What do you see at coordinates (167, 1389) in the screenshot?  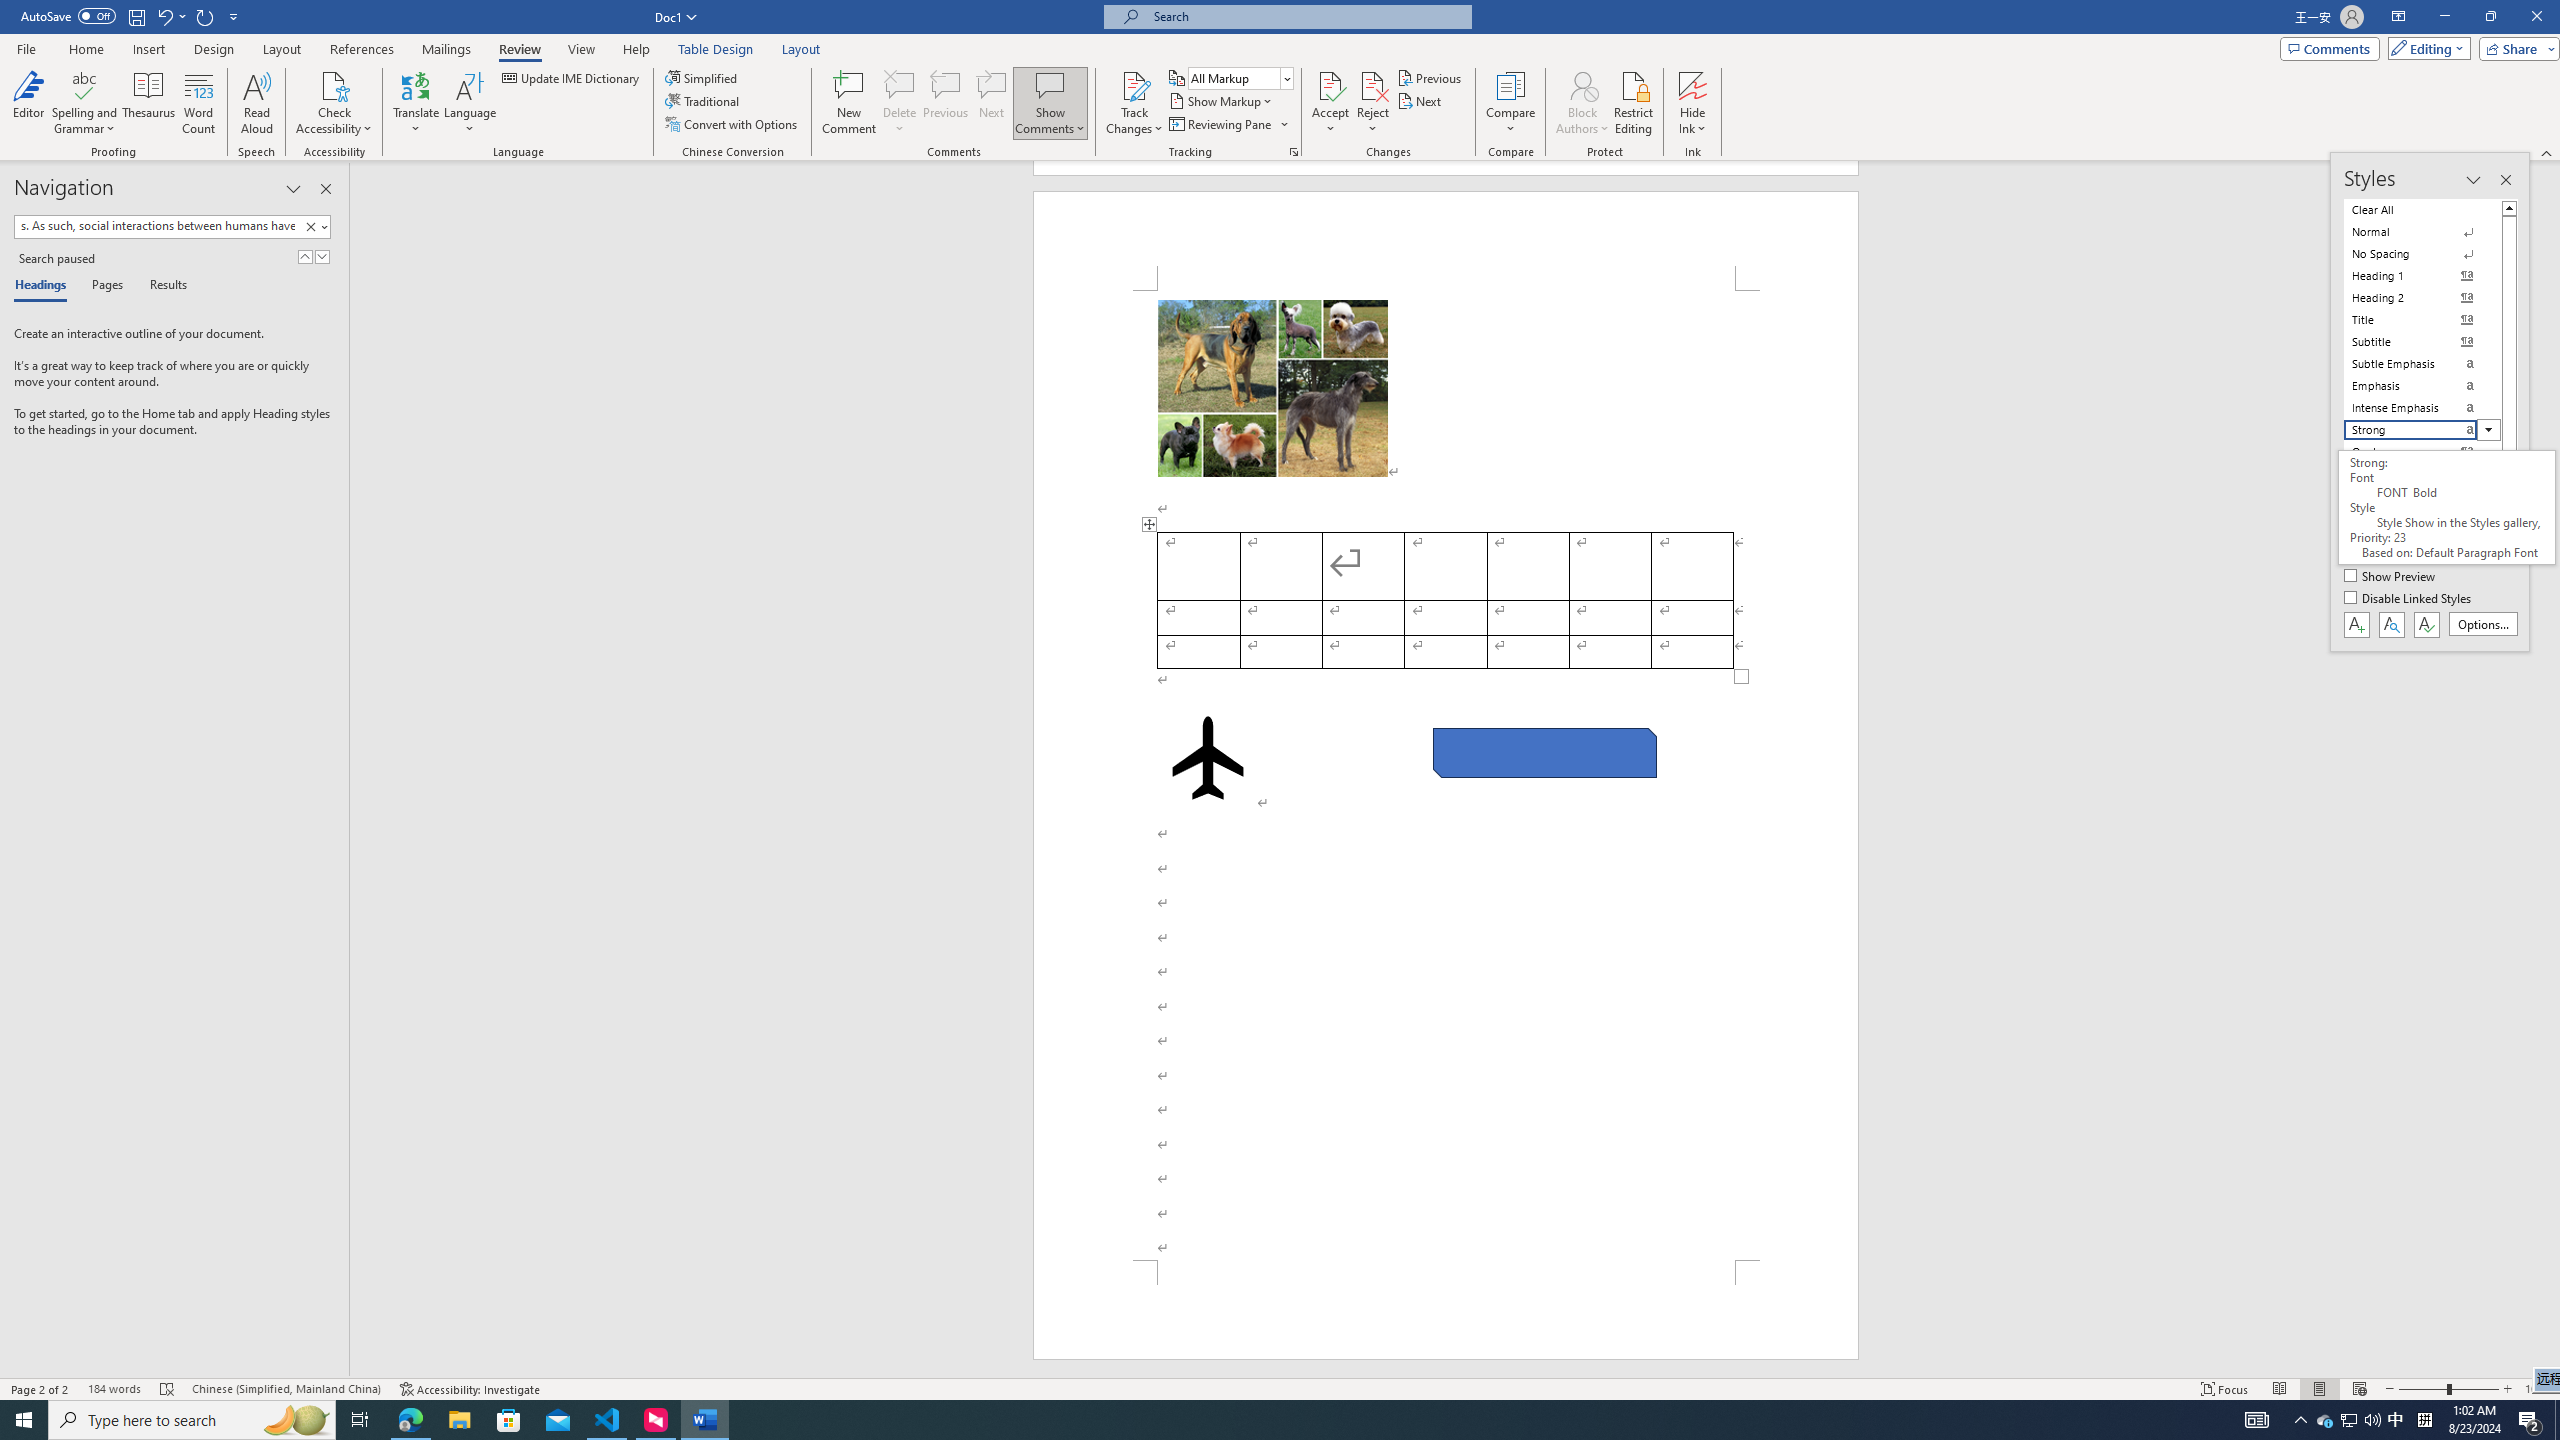 I see `'Spelling and Grammar Check Errors'` at bounding box center [167, 1389].